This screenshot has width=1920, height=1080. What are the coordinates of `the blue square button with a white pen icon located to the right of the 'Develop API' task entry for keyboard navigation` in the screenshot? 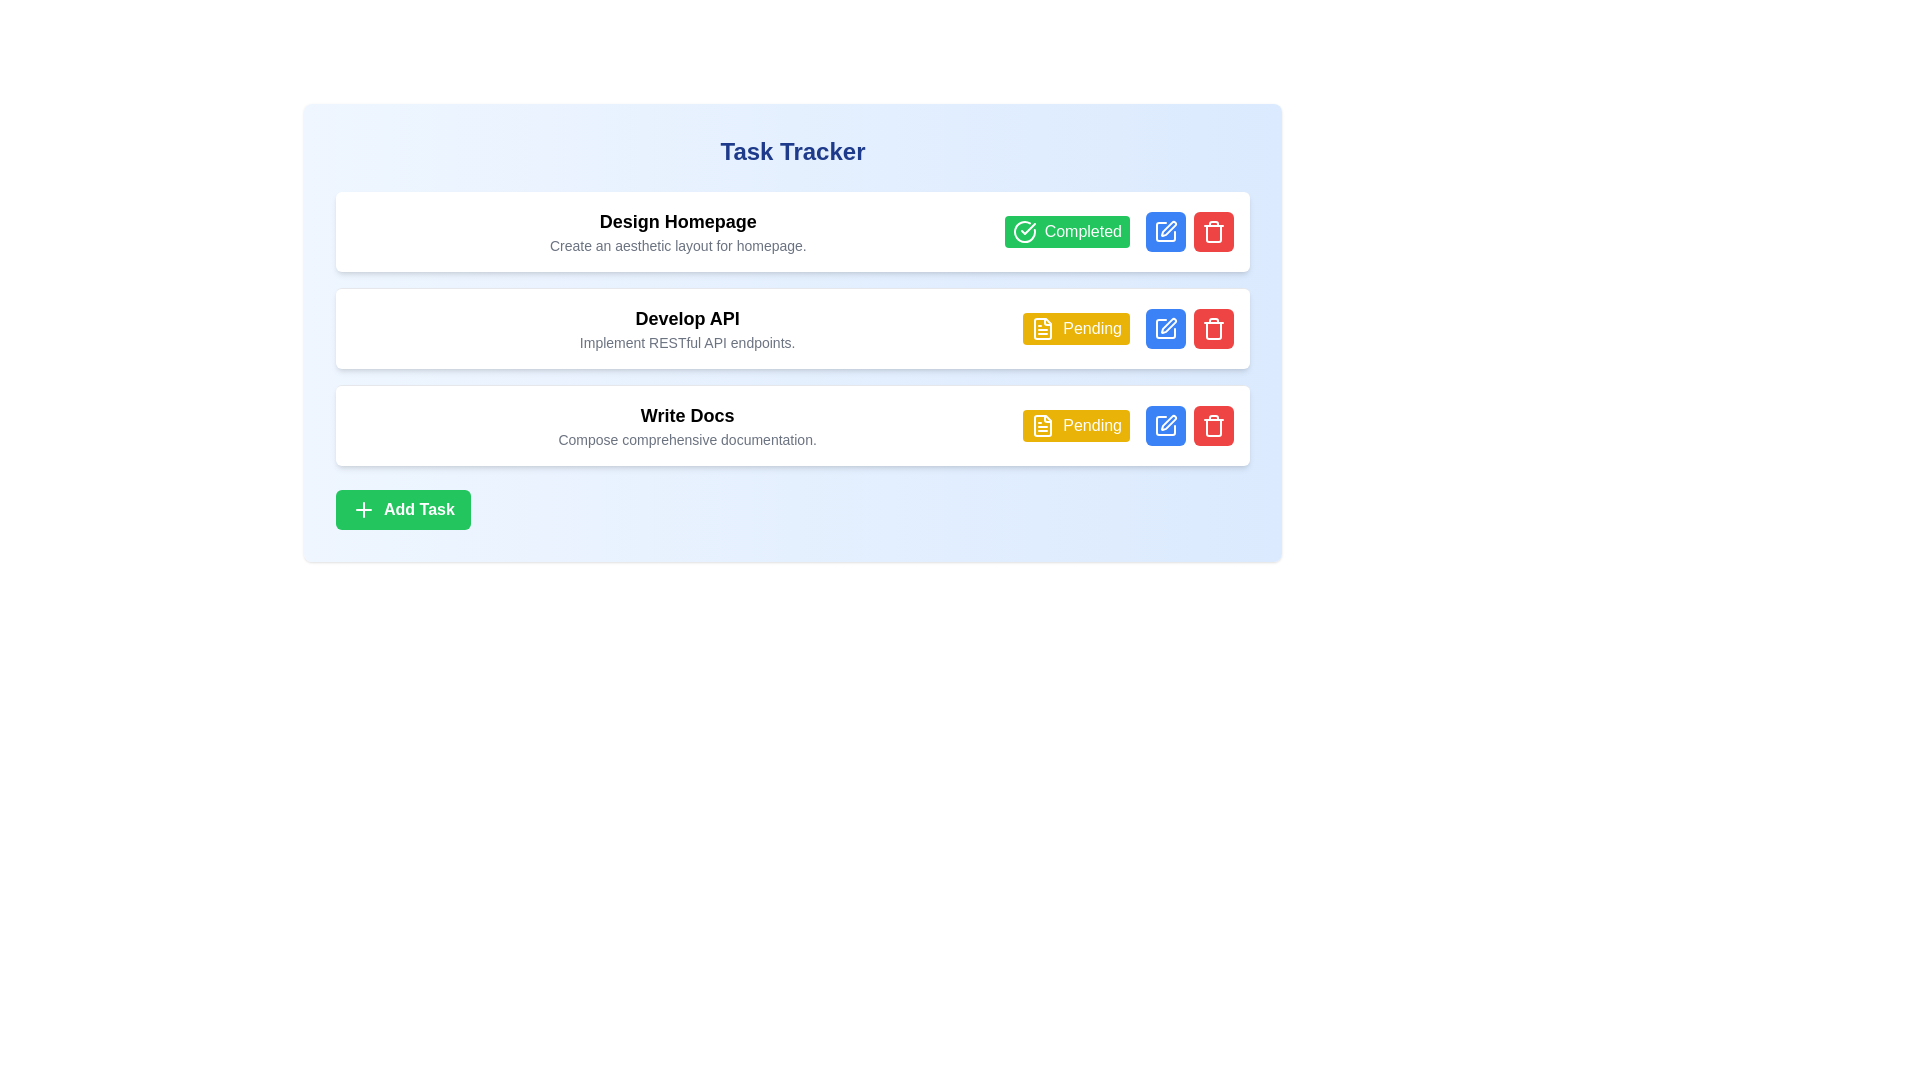 It's located at (1166, 327).